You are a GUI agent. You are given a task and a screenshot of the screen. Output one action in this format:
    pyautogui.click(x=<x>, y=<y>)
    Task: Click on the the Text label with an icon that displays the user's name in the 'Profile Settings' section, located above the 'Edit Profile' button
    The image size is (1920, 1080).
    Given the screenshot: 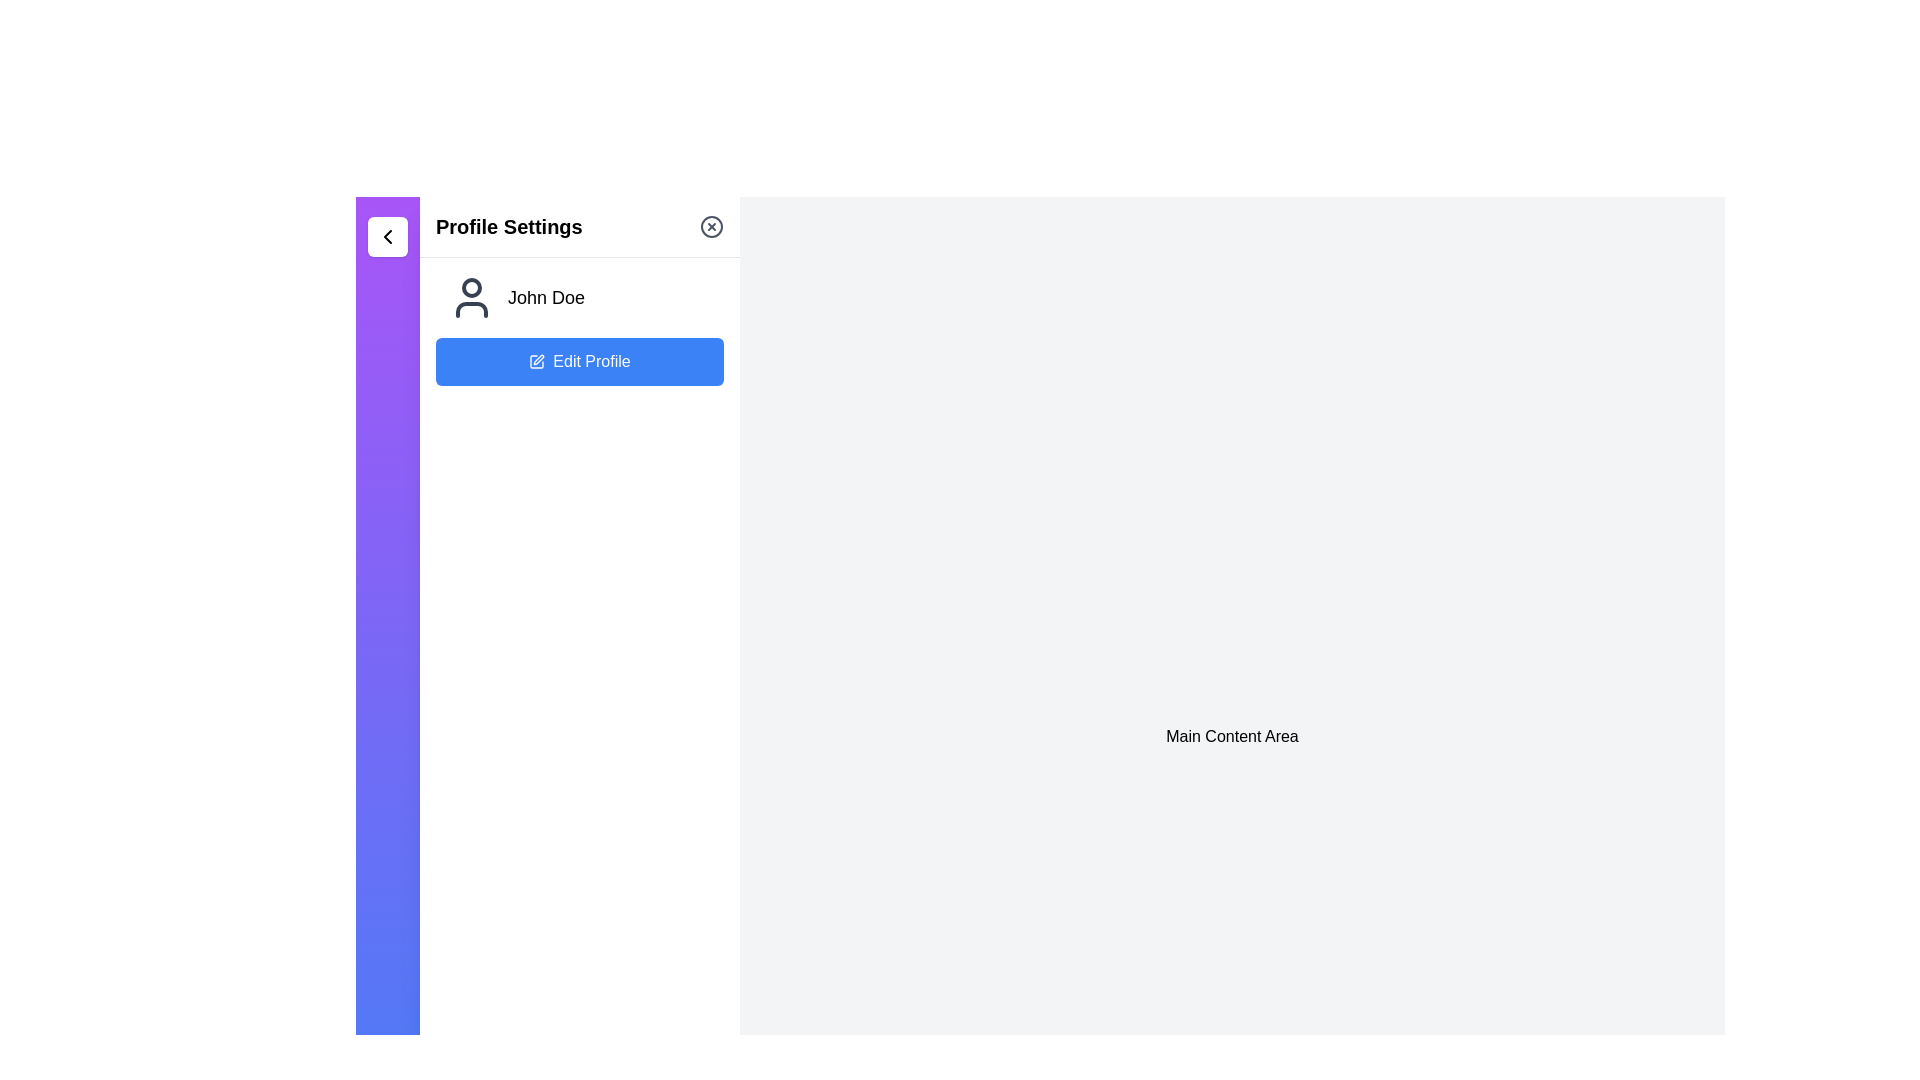 What is the action you would take?
    pyautogui.click(x=579, y=297)
    